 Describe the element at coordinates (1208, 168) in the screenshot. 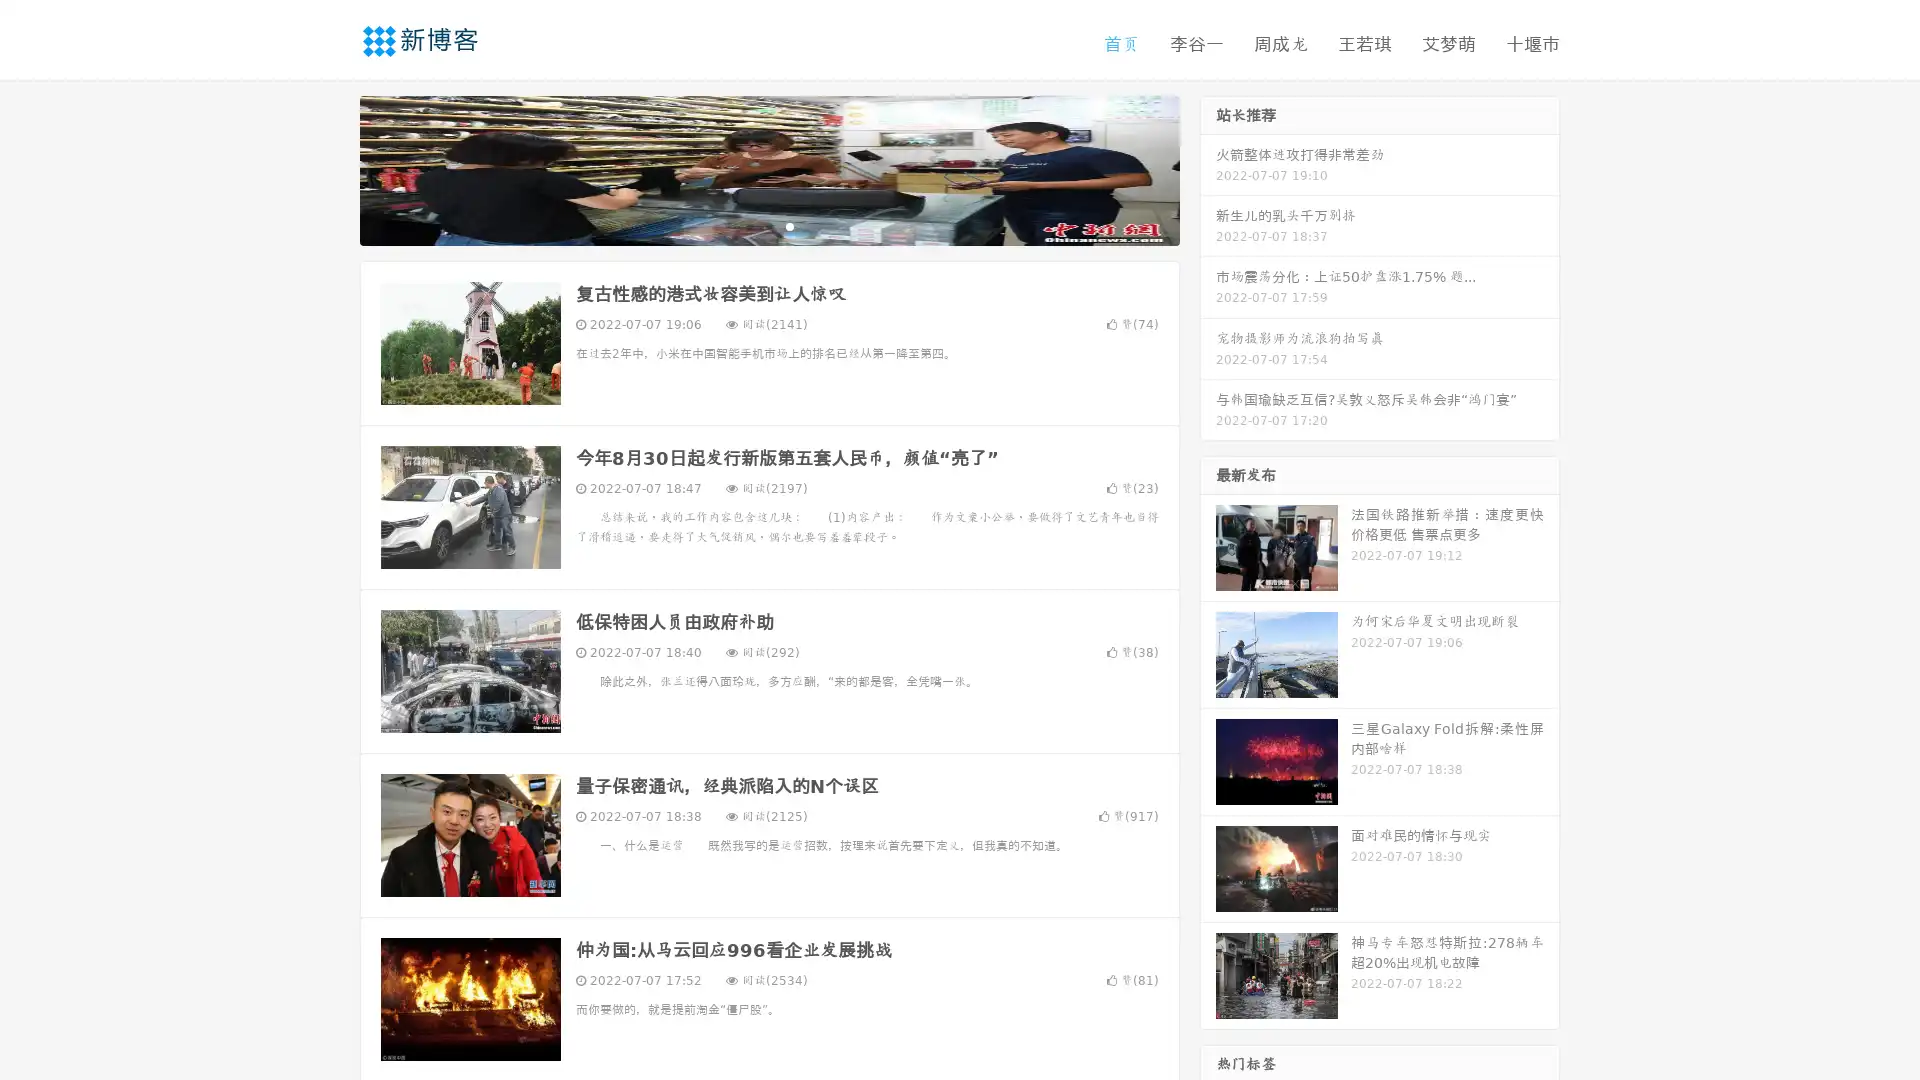

I see `Next slide` at that location.